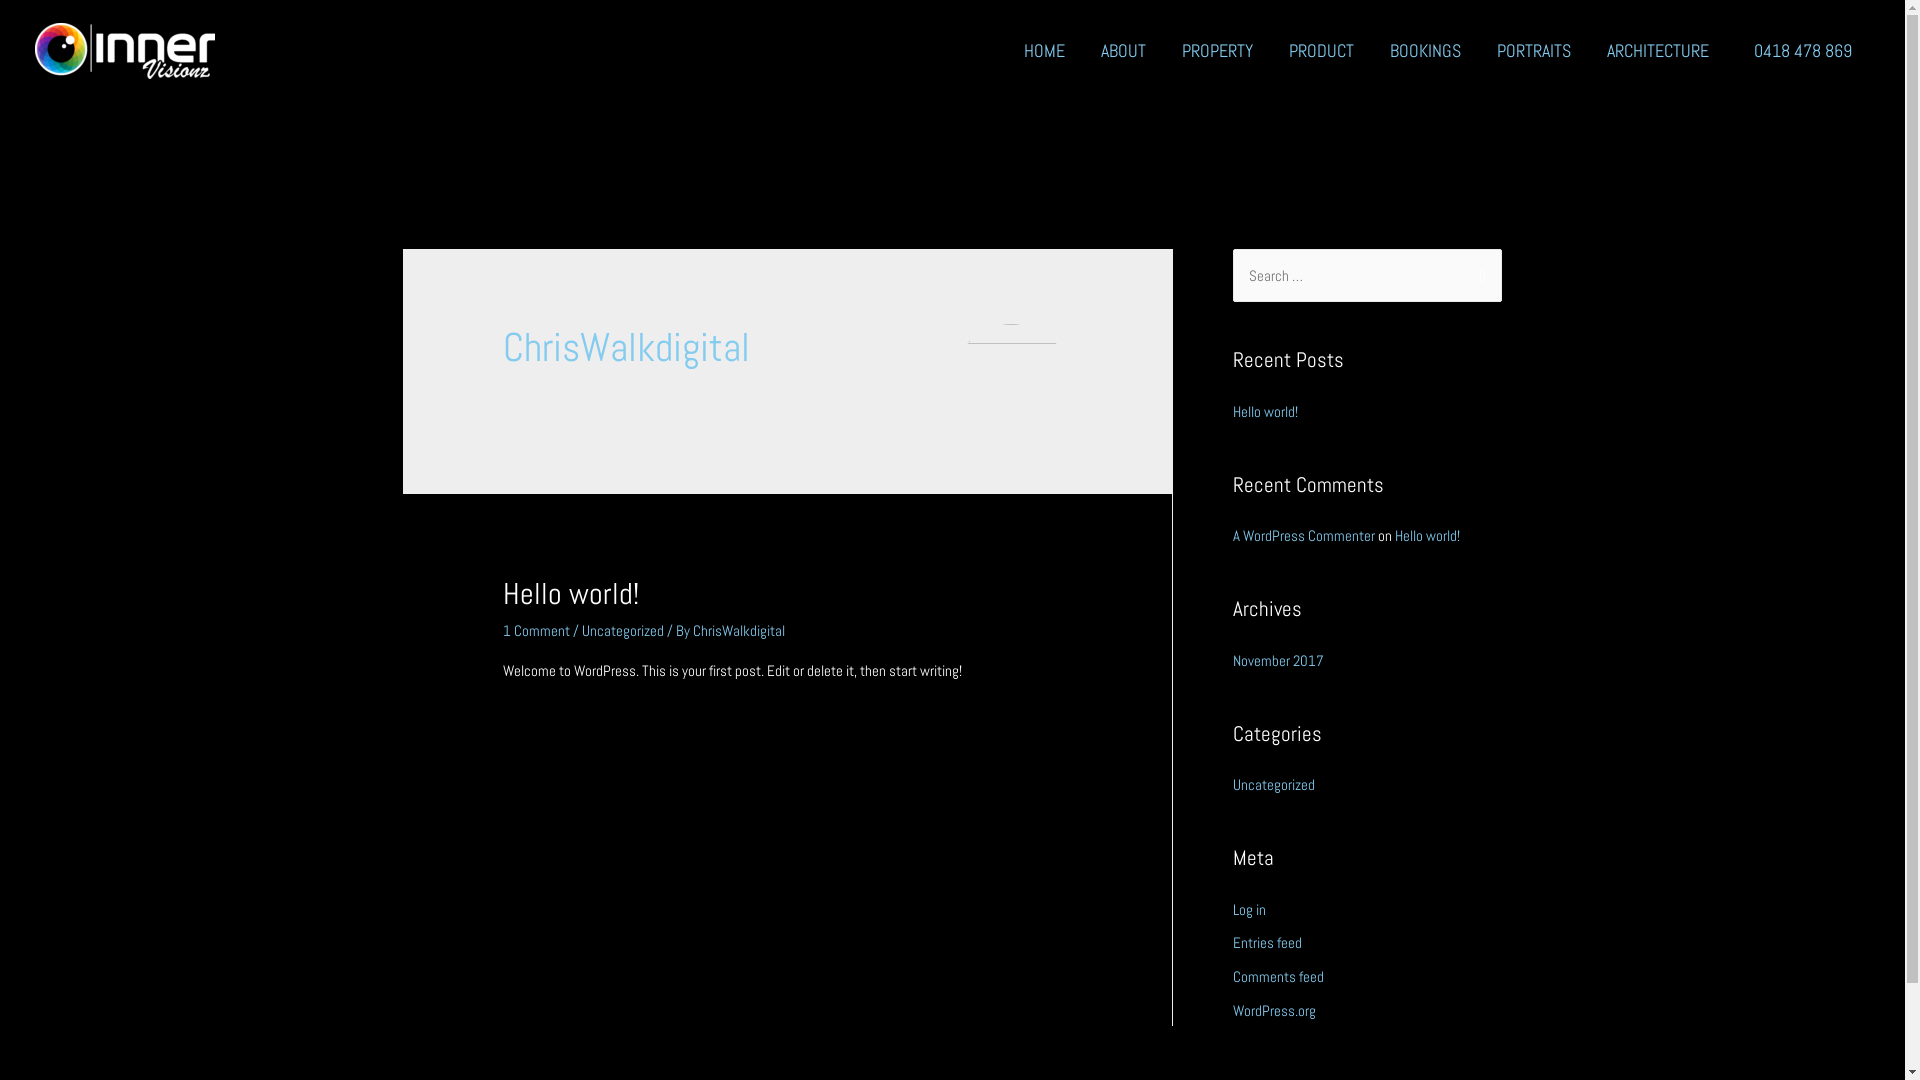 This screenshot has height=1080, width=1920. What do you see at coordinates (1321, 49) in the screenshot?
I see `'PRODUCT'` at bounding box center [1321, 49].